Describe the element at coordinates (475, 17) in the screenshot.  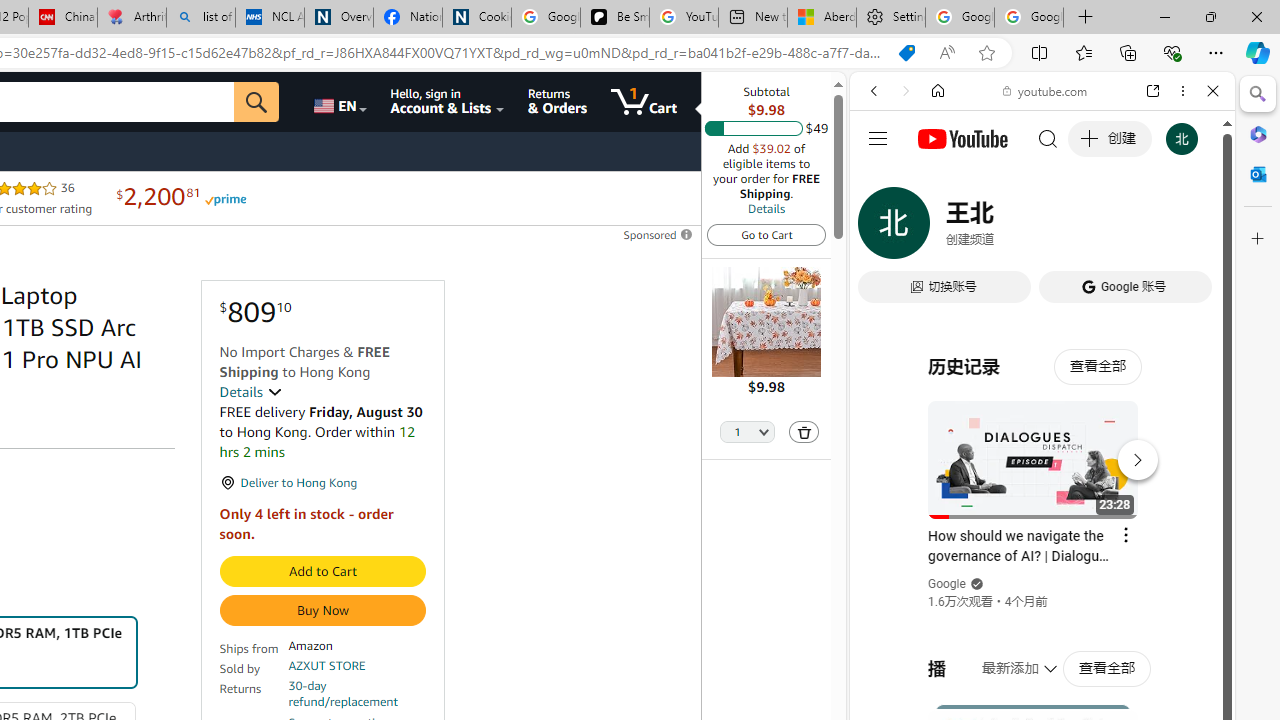
I see `'Cookies'` at that location.